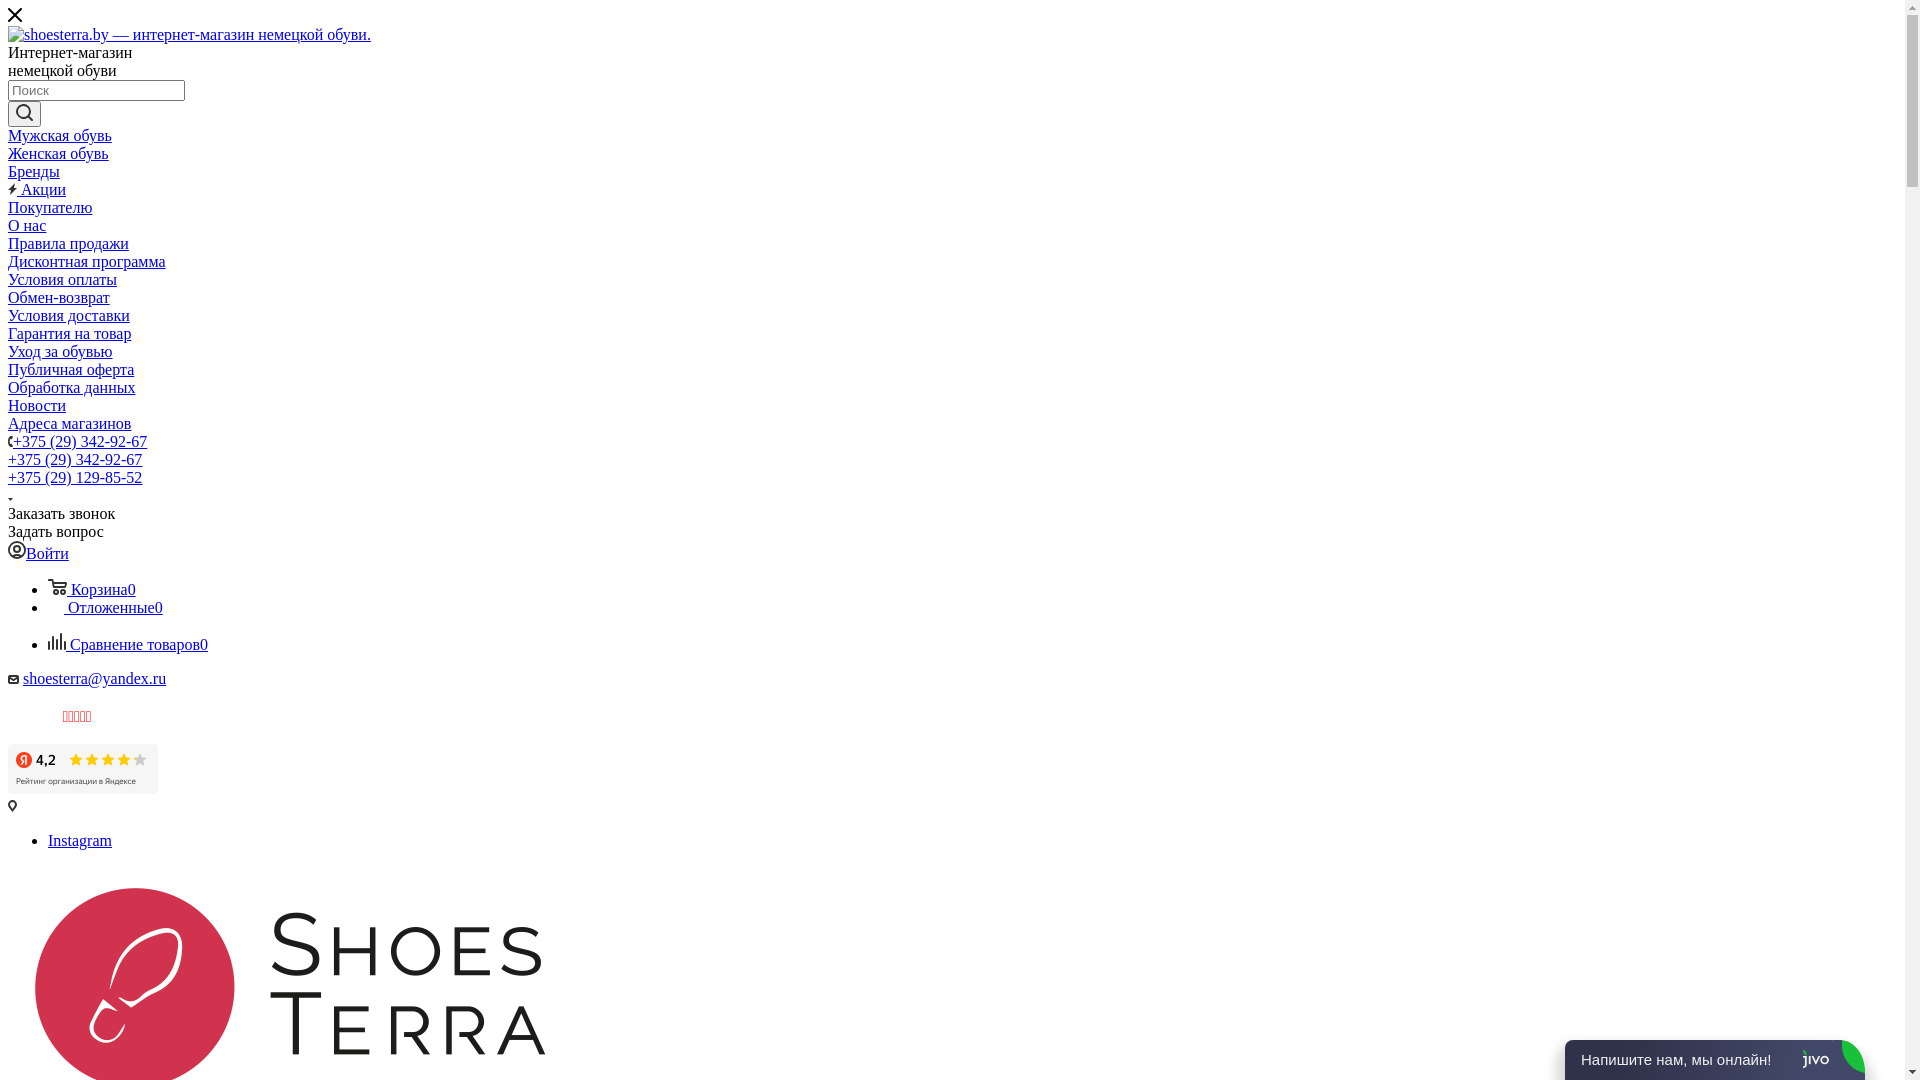 The width and height of the screenshot is (1920, 1080). What do you see at coordinates (93, 677) in the screenshot?
I see `'shoesterra@yandex.ru'` at bounding box center [93, 677].